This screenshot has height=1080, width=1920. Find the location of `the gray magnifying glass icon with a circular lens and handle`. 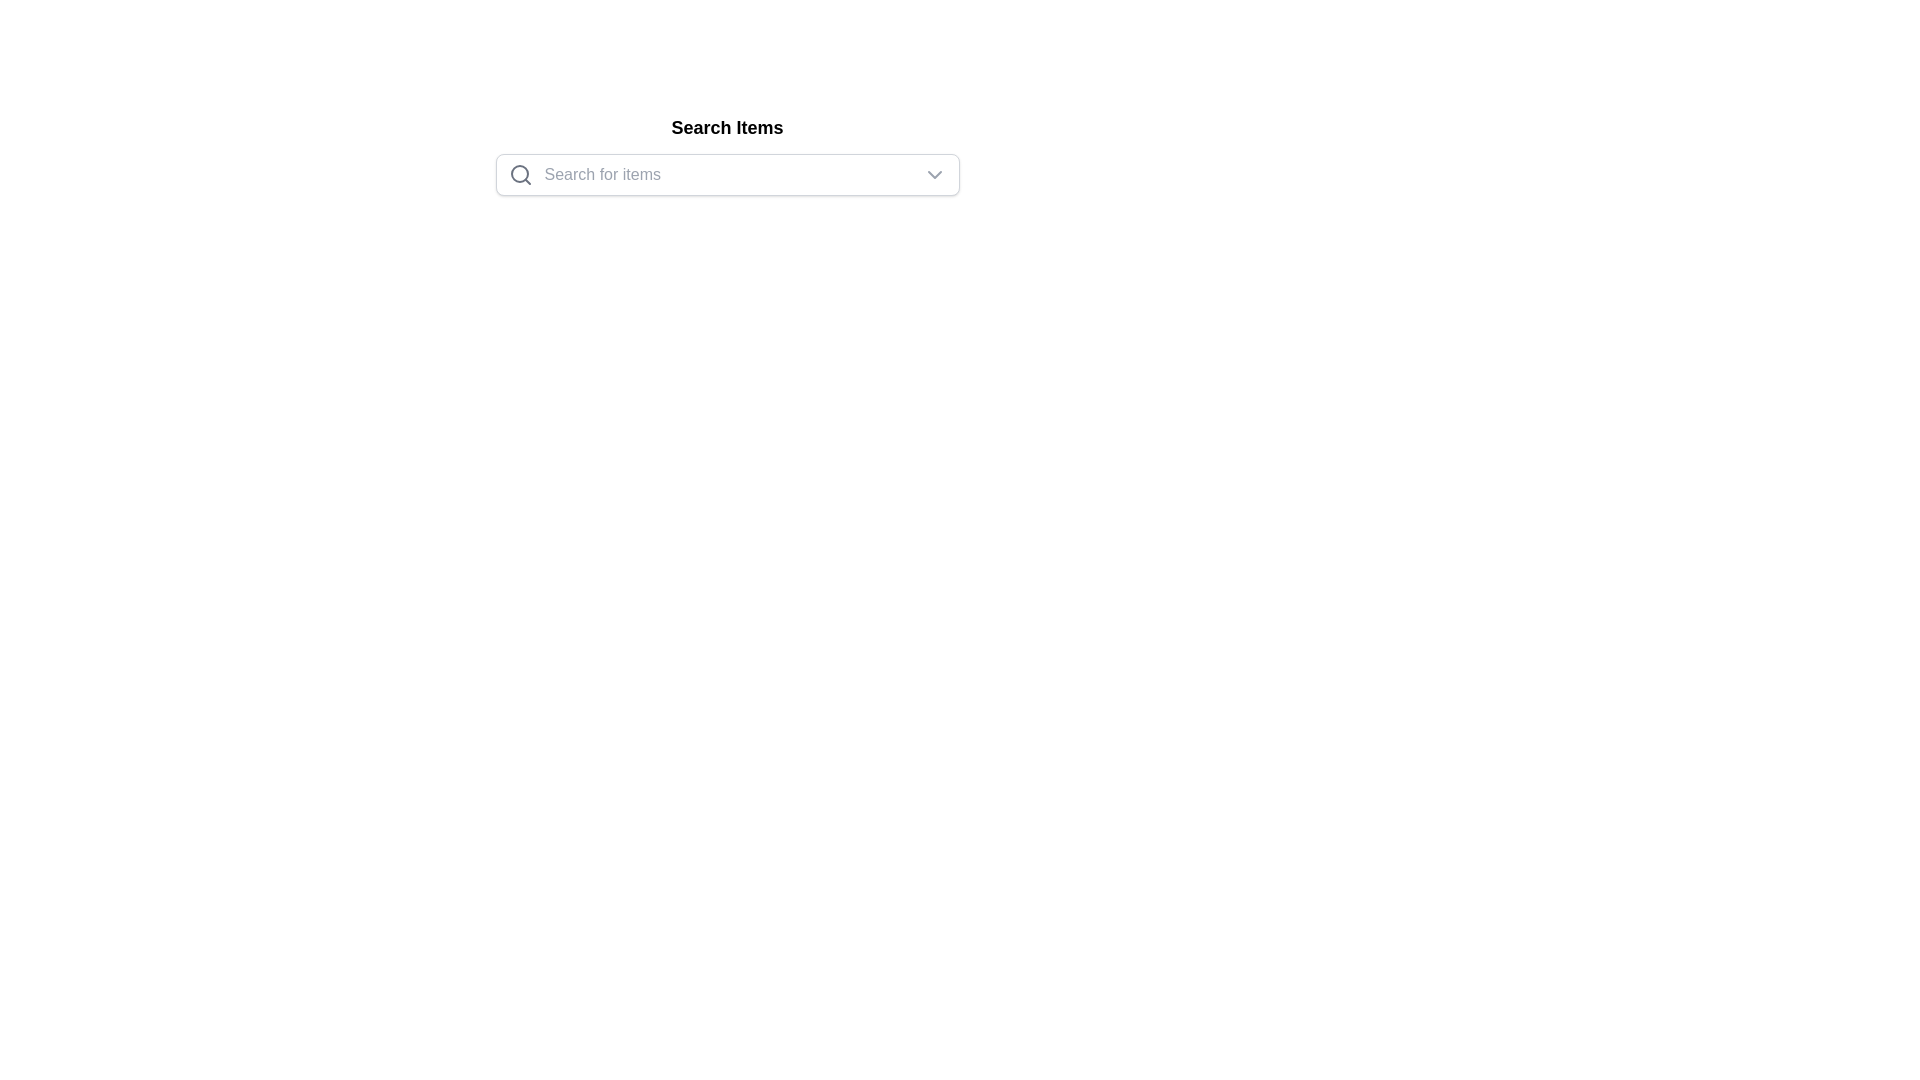

the gray magnifying glass icon with a circular lens and handle is located at coordinates (520, 173).